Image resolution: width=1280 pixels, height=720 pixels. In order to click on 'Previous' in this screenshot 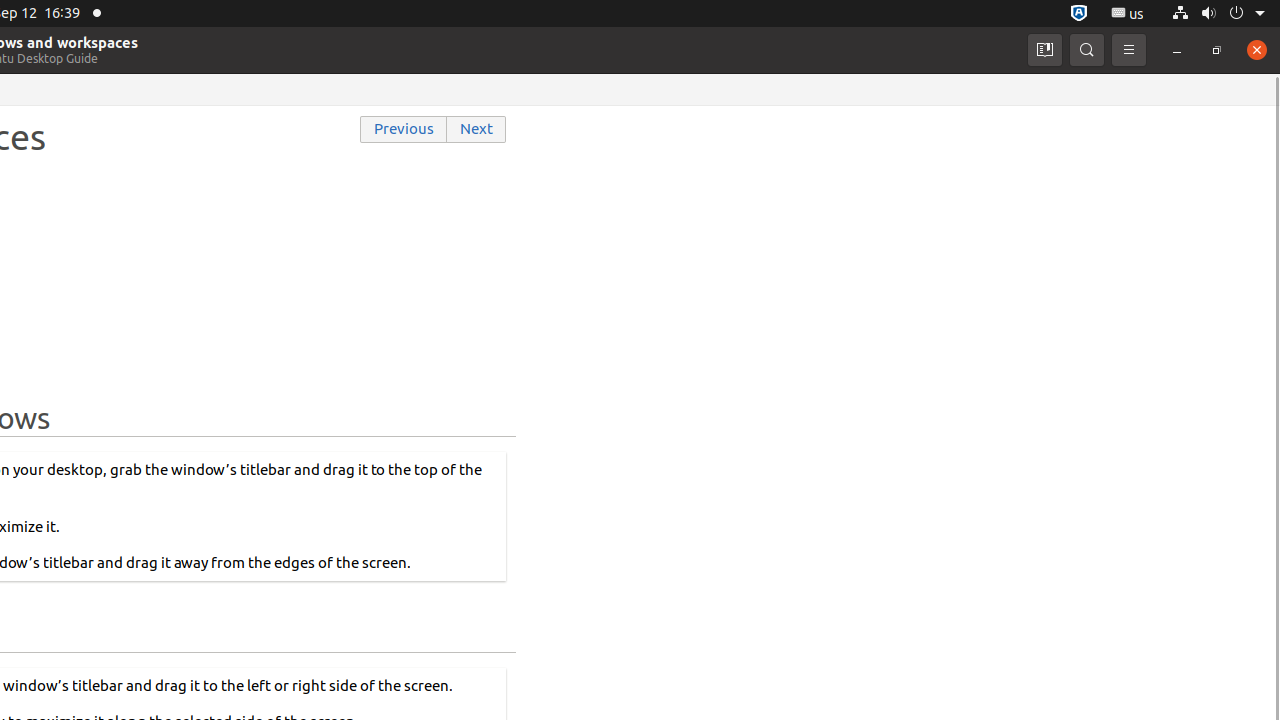, I will do `click(402, 129)`.